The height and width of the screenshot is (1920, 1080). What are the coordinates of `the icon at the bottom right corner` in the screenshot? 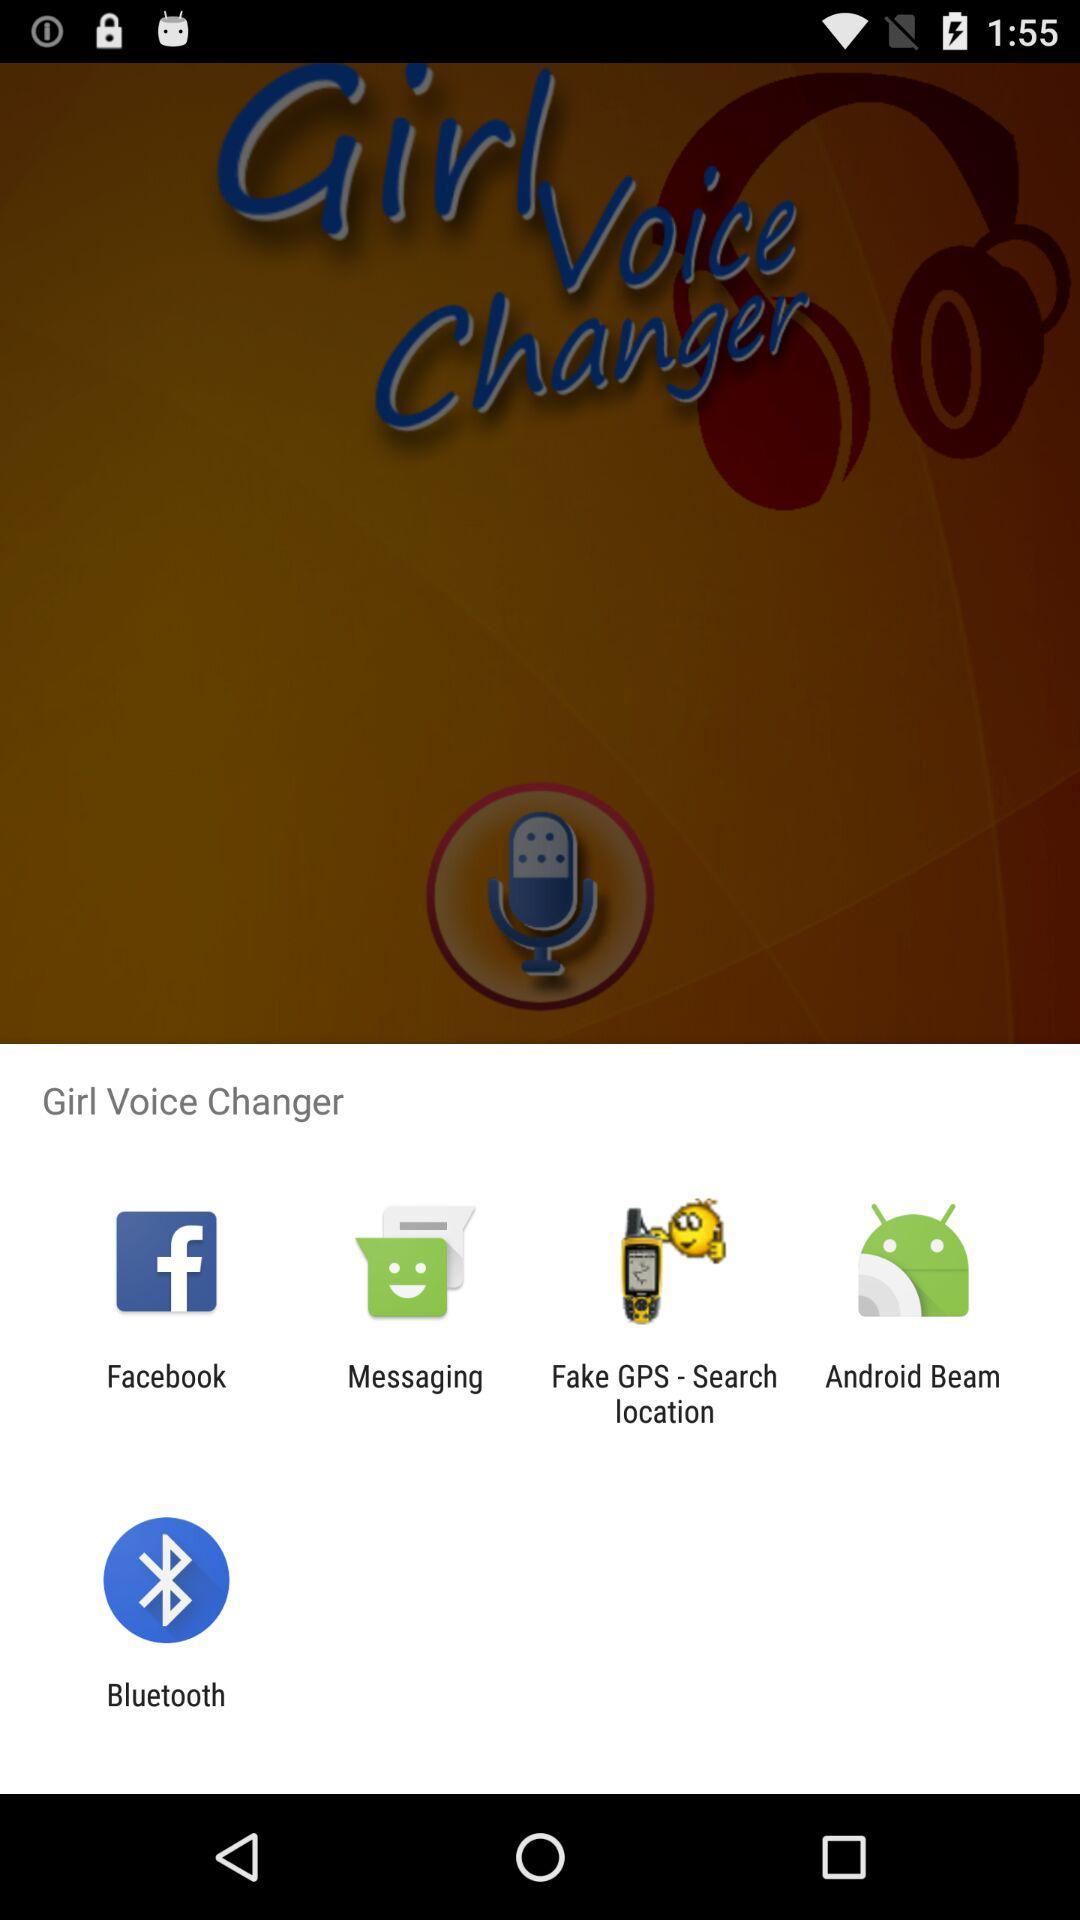 It's located at (913, 1392).